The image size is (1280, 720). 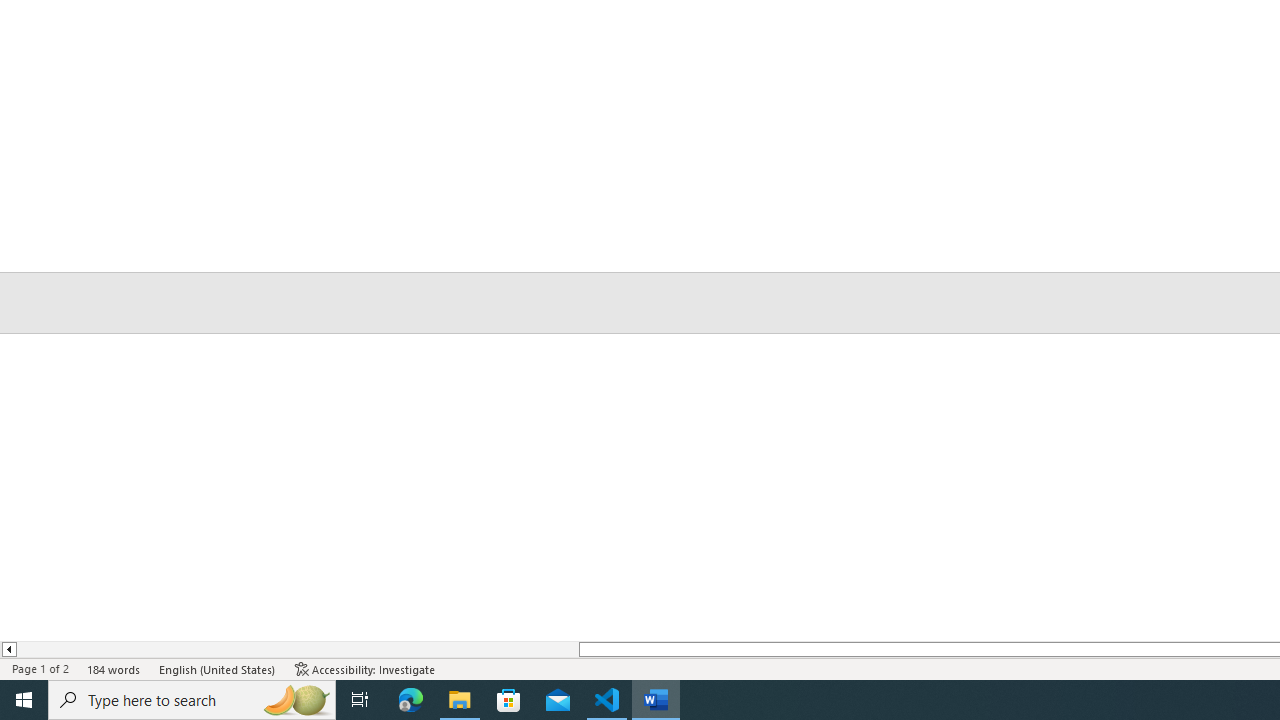 I want to click on 'Column left', so click(x=8, y=649).